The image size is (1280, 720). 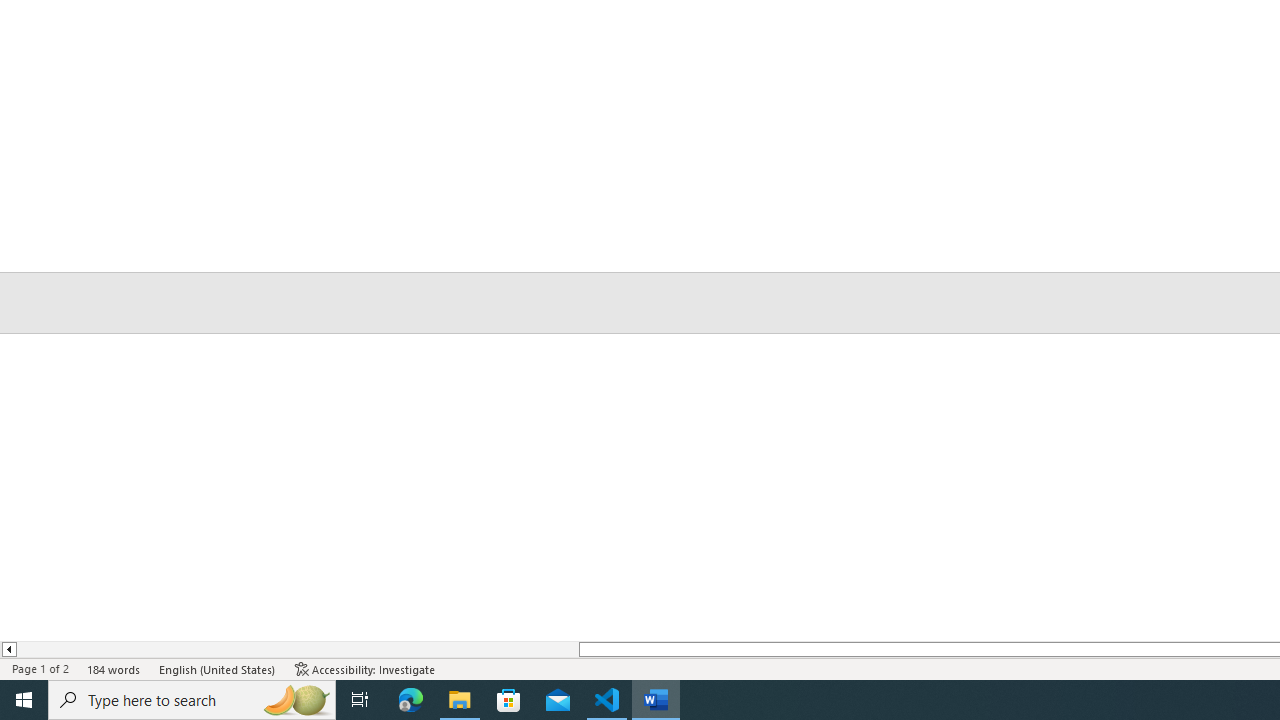 I want to click on 'Column left', so click(x=8, y=649).